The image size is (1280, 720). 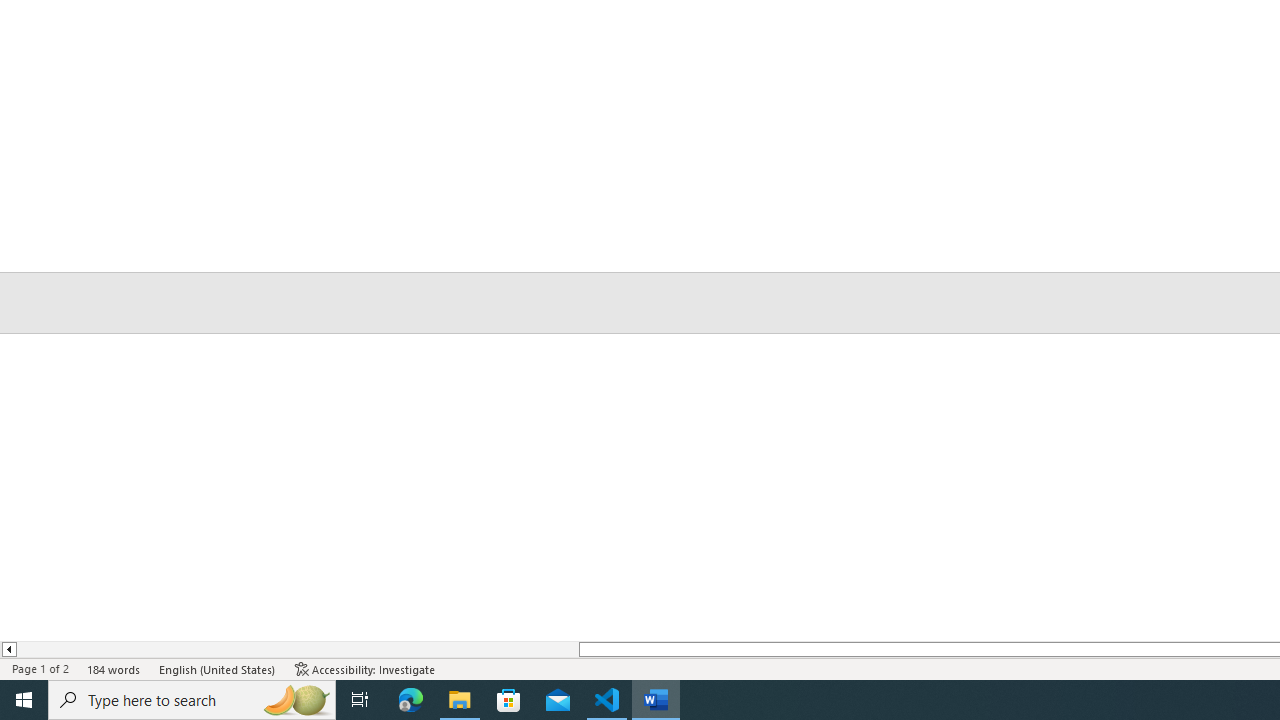 I want to click on 'Column left', so click(x=8, y=649).